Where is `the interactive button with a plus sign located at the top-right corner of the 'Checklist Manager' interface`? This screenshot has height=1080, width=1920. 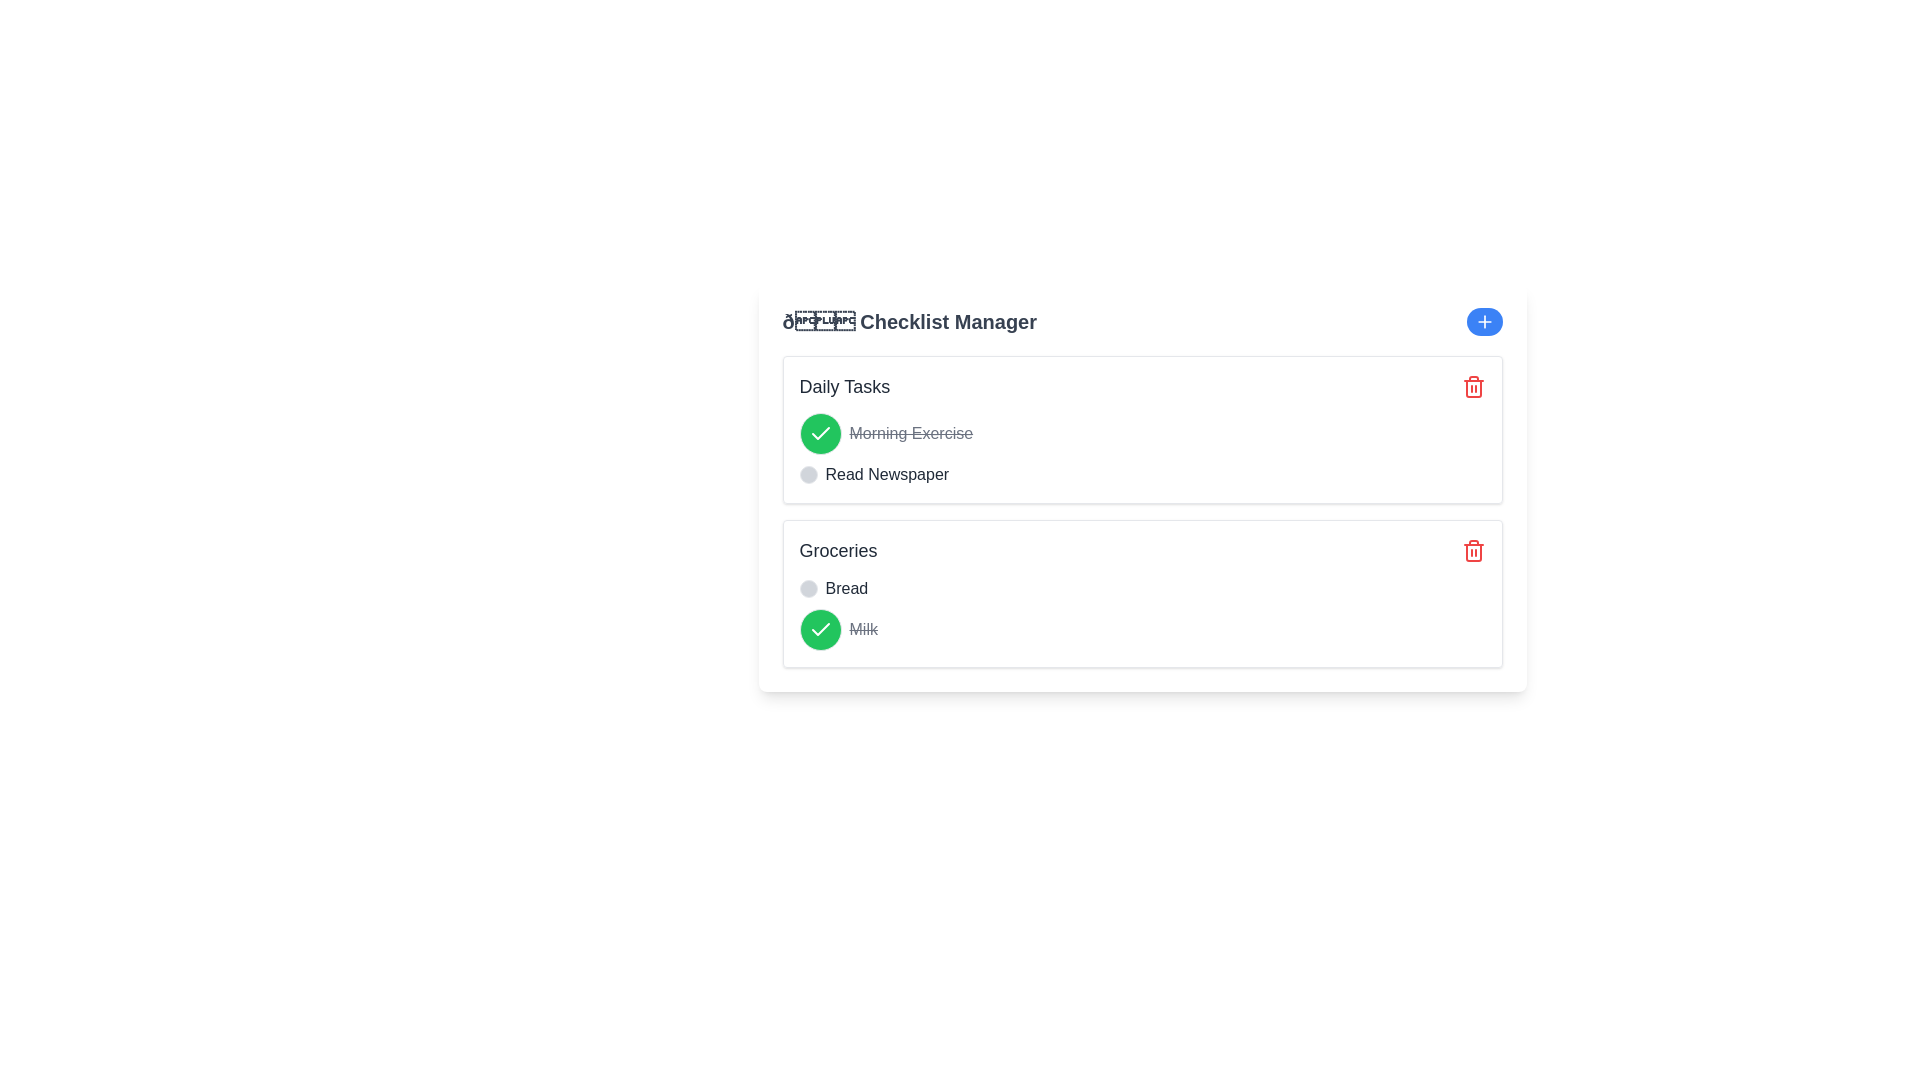 the interactive button with a plus sign located at the top-right corner of the 'Checklist Manager' interface is located at coordinates (1484, 320).